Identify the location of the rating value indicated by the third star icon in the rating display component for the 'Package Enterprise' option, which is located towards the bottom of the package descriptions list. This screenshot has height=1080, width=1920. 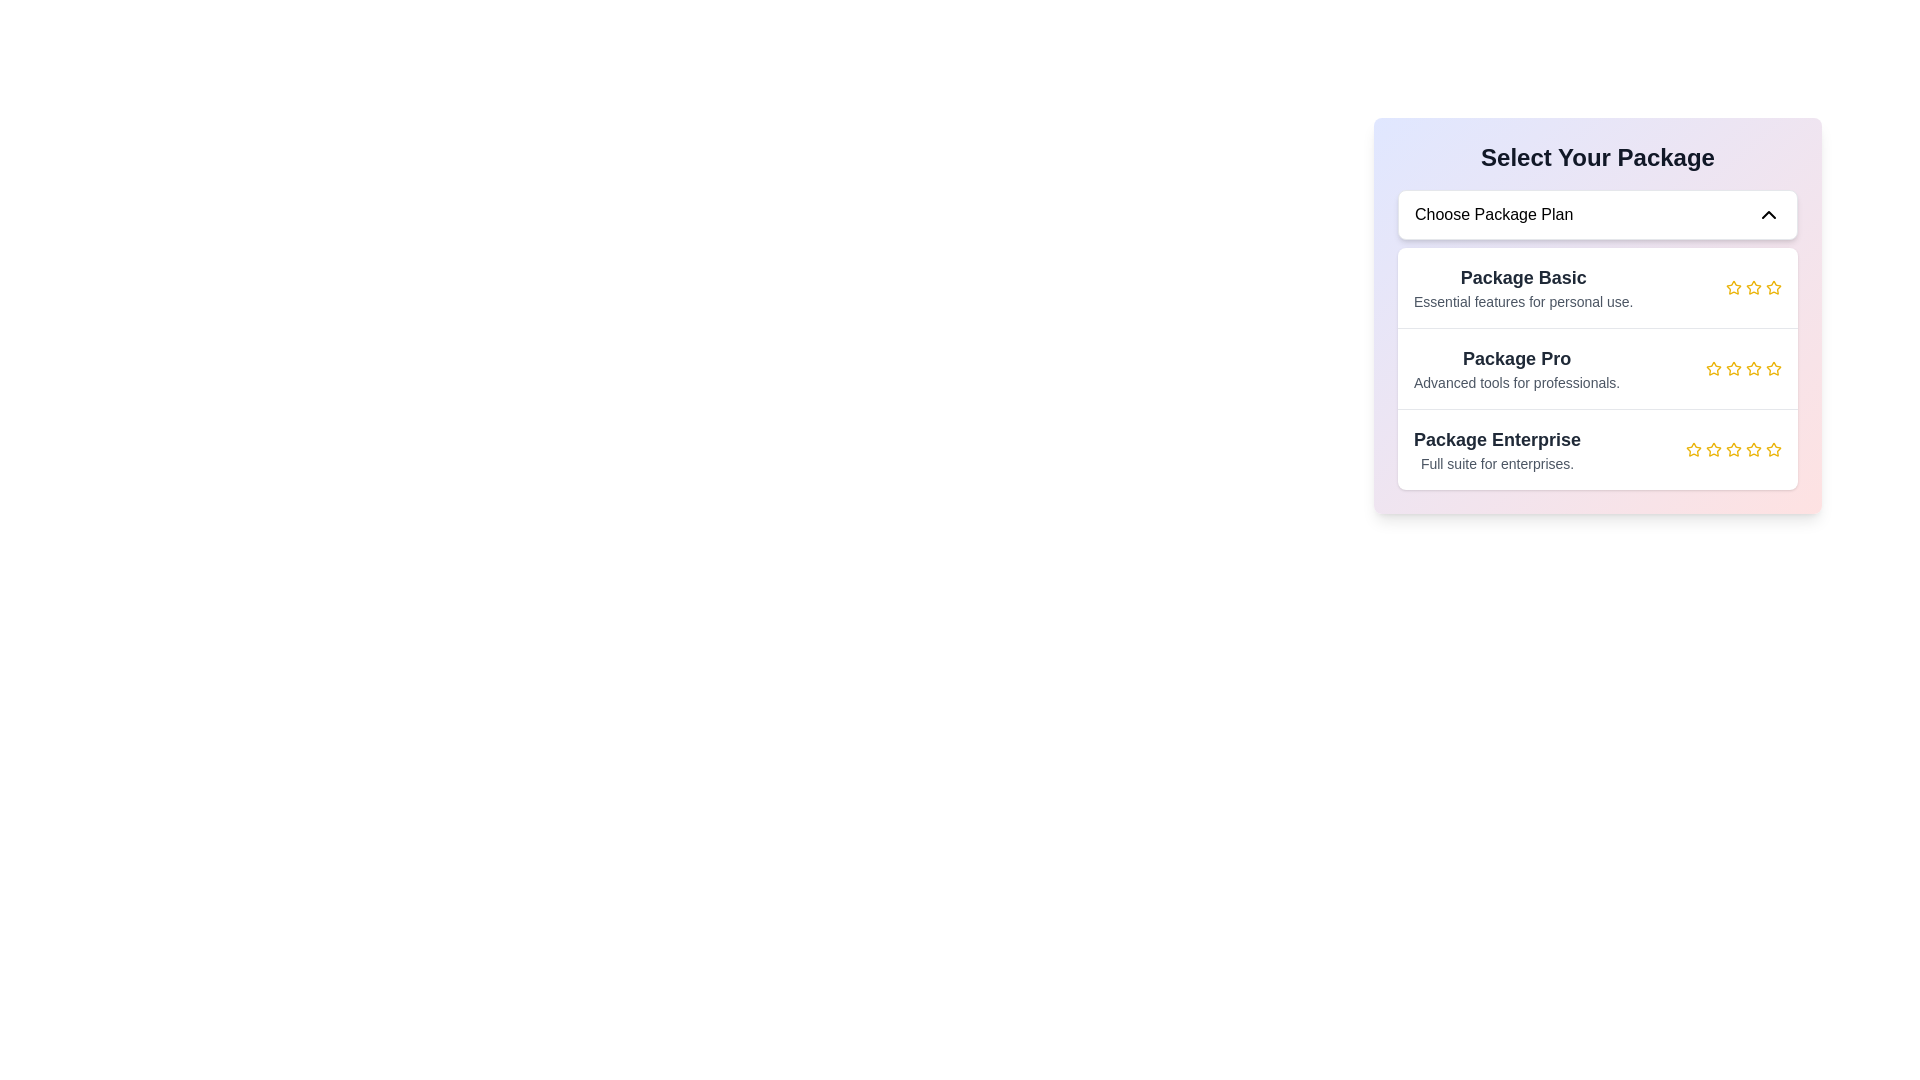
(1732, 450).